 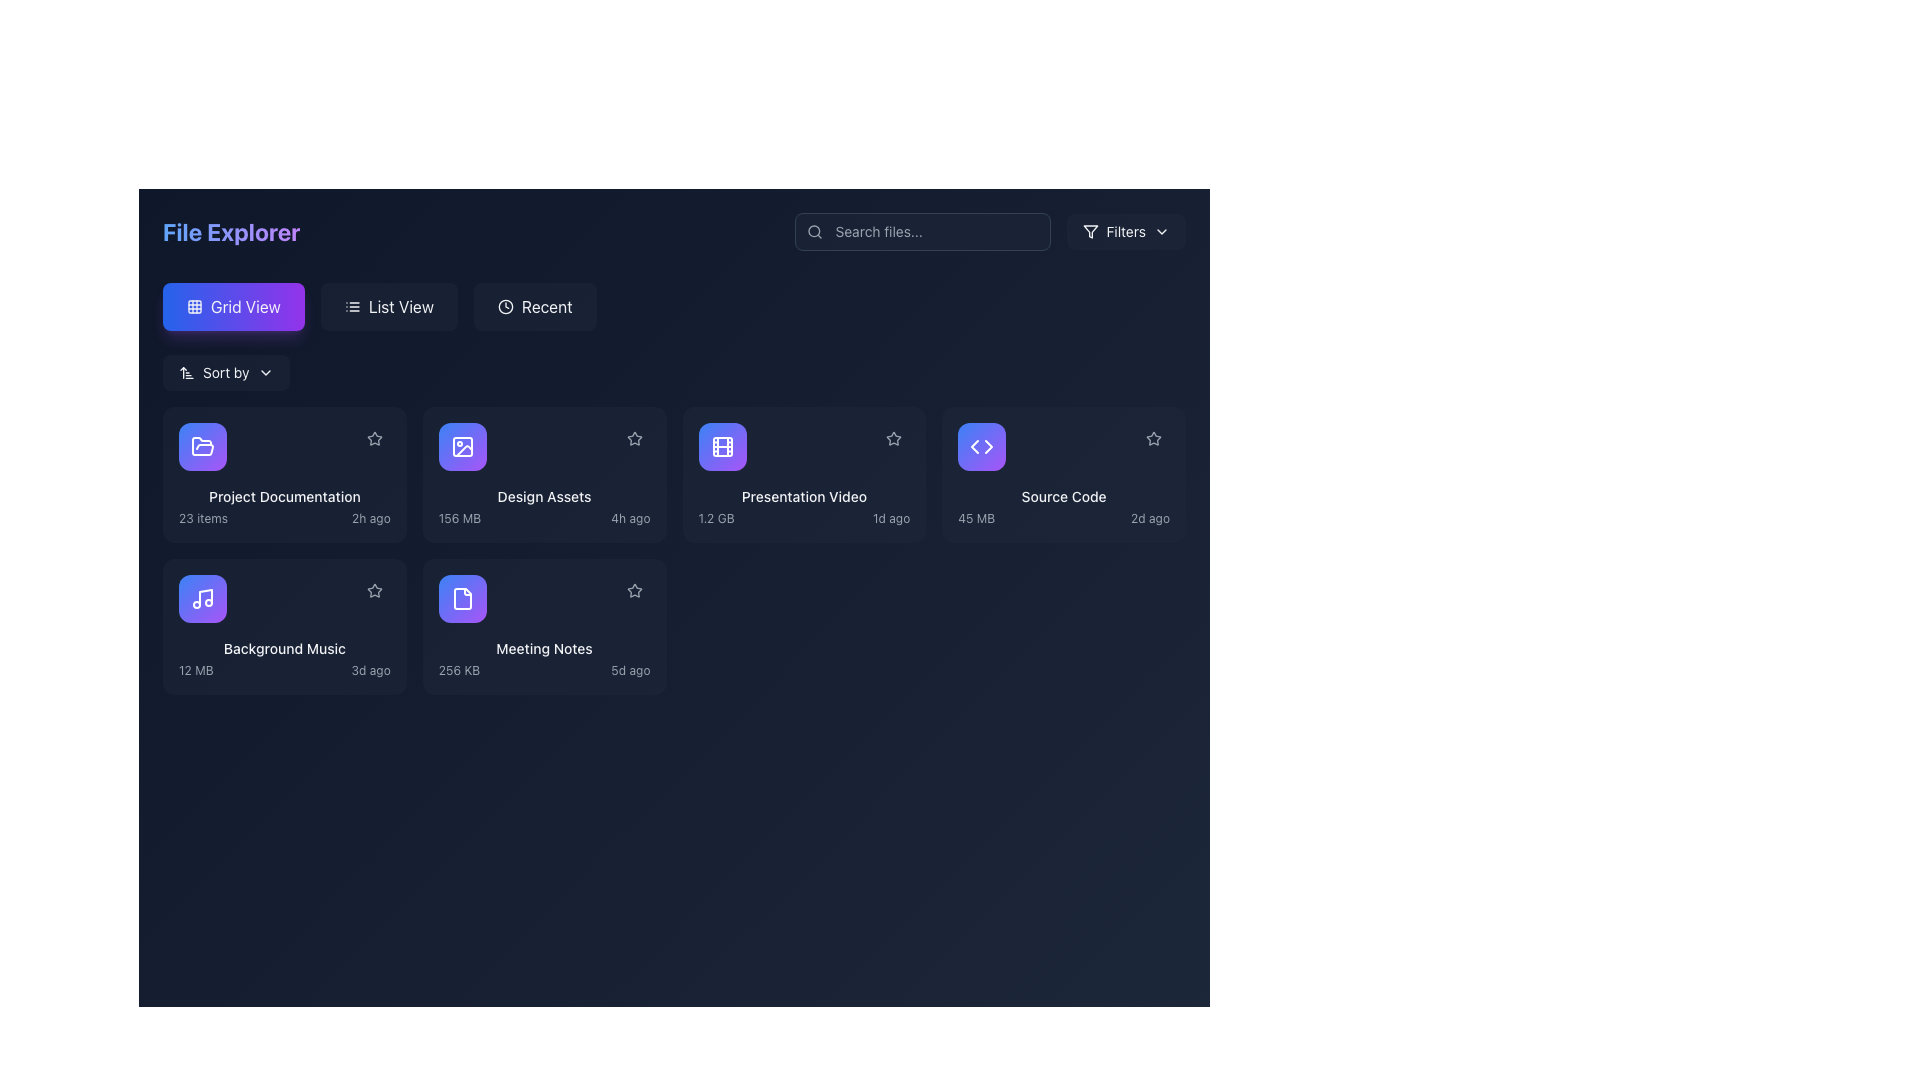 I want to click on the 'Filters' text label located in the top right section of the interface, so click(x=1126, y=230).